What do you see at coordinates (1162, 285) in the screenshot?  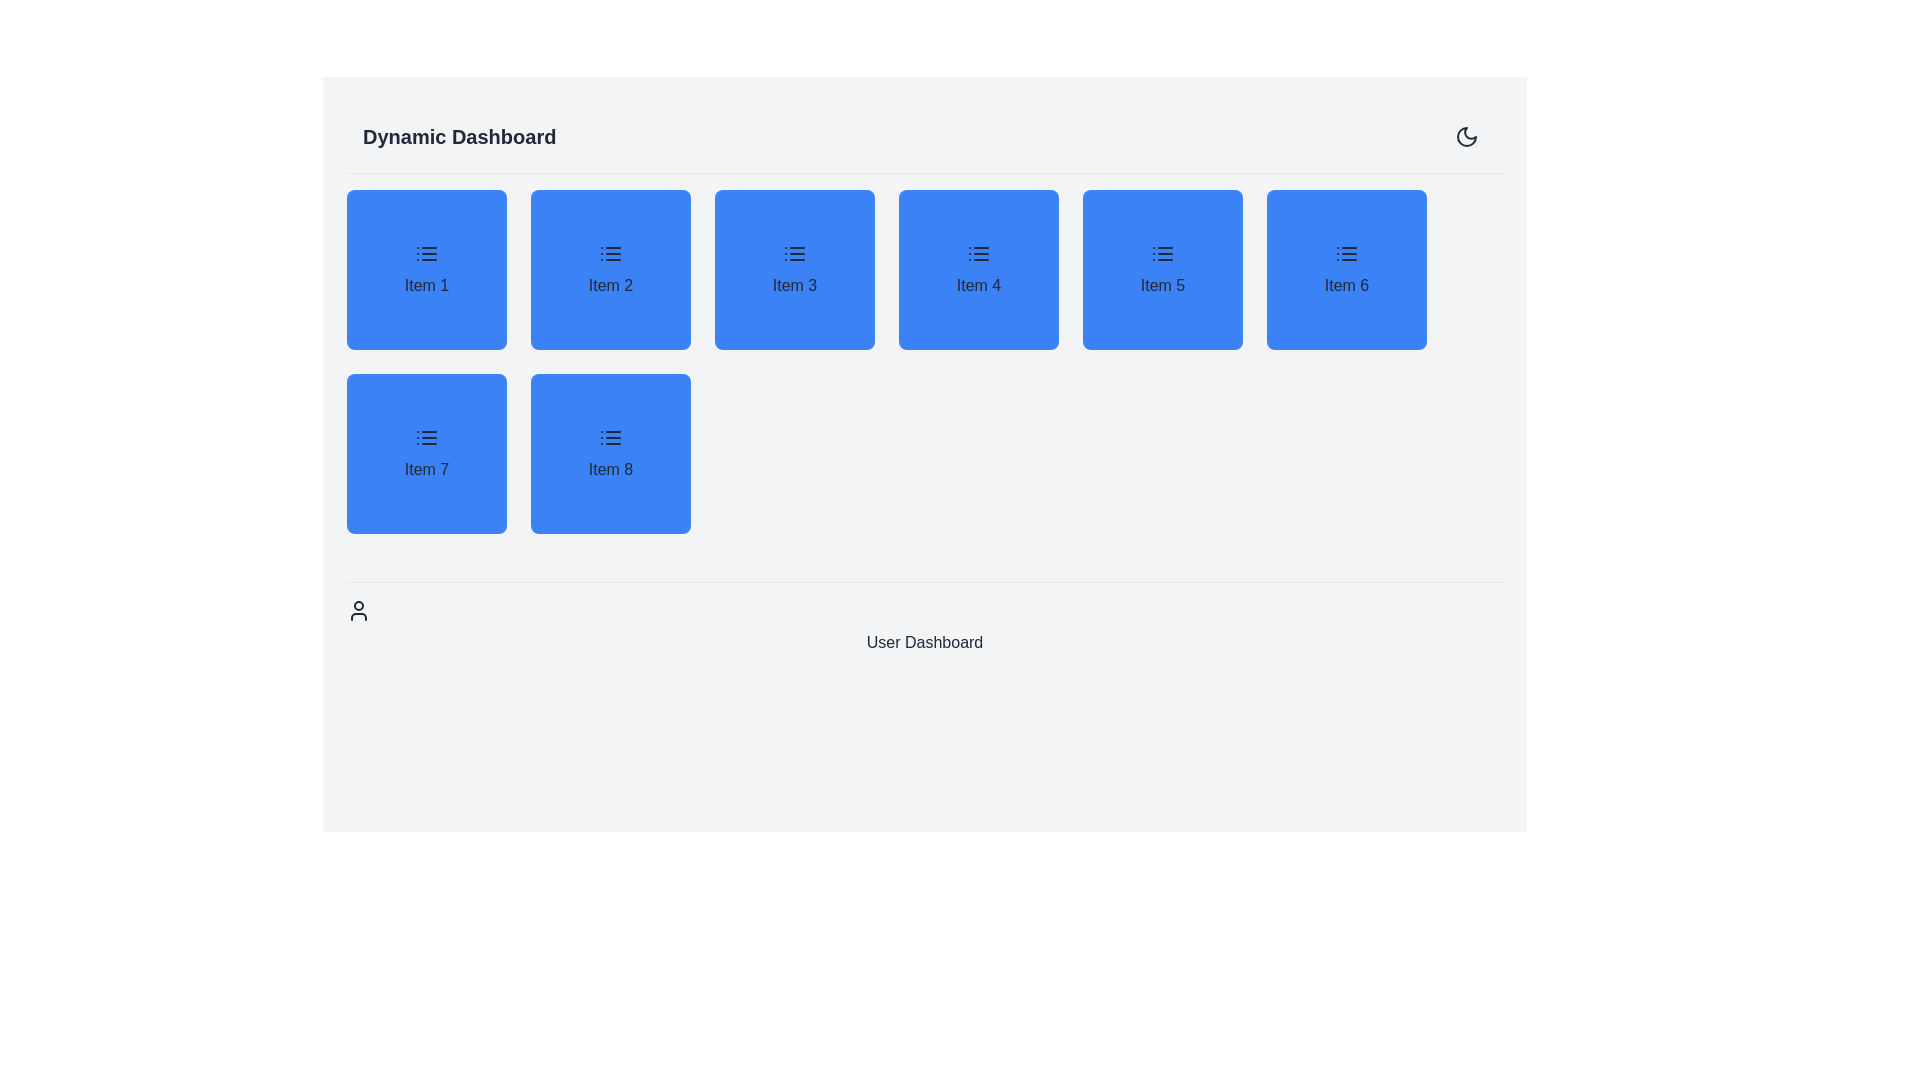 I see `the static text label 'Item 5' displayed in black text on a blue background, which is the fifth item in a grid structure` at bounding box center [1162, 285].